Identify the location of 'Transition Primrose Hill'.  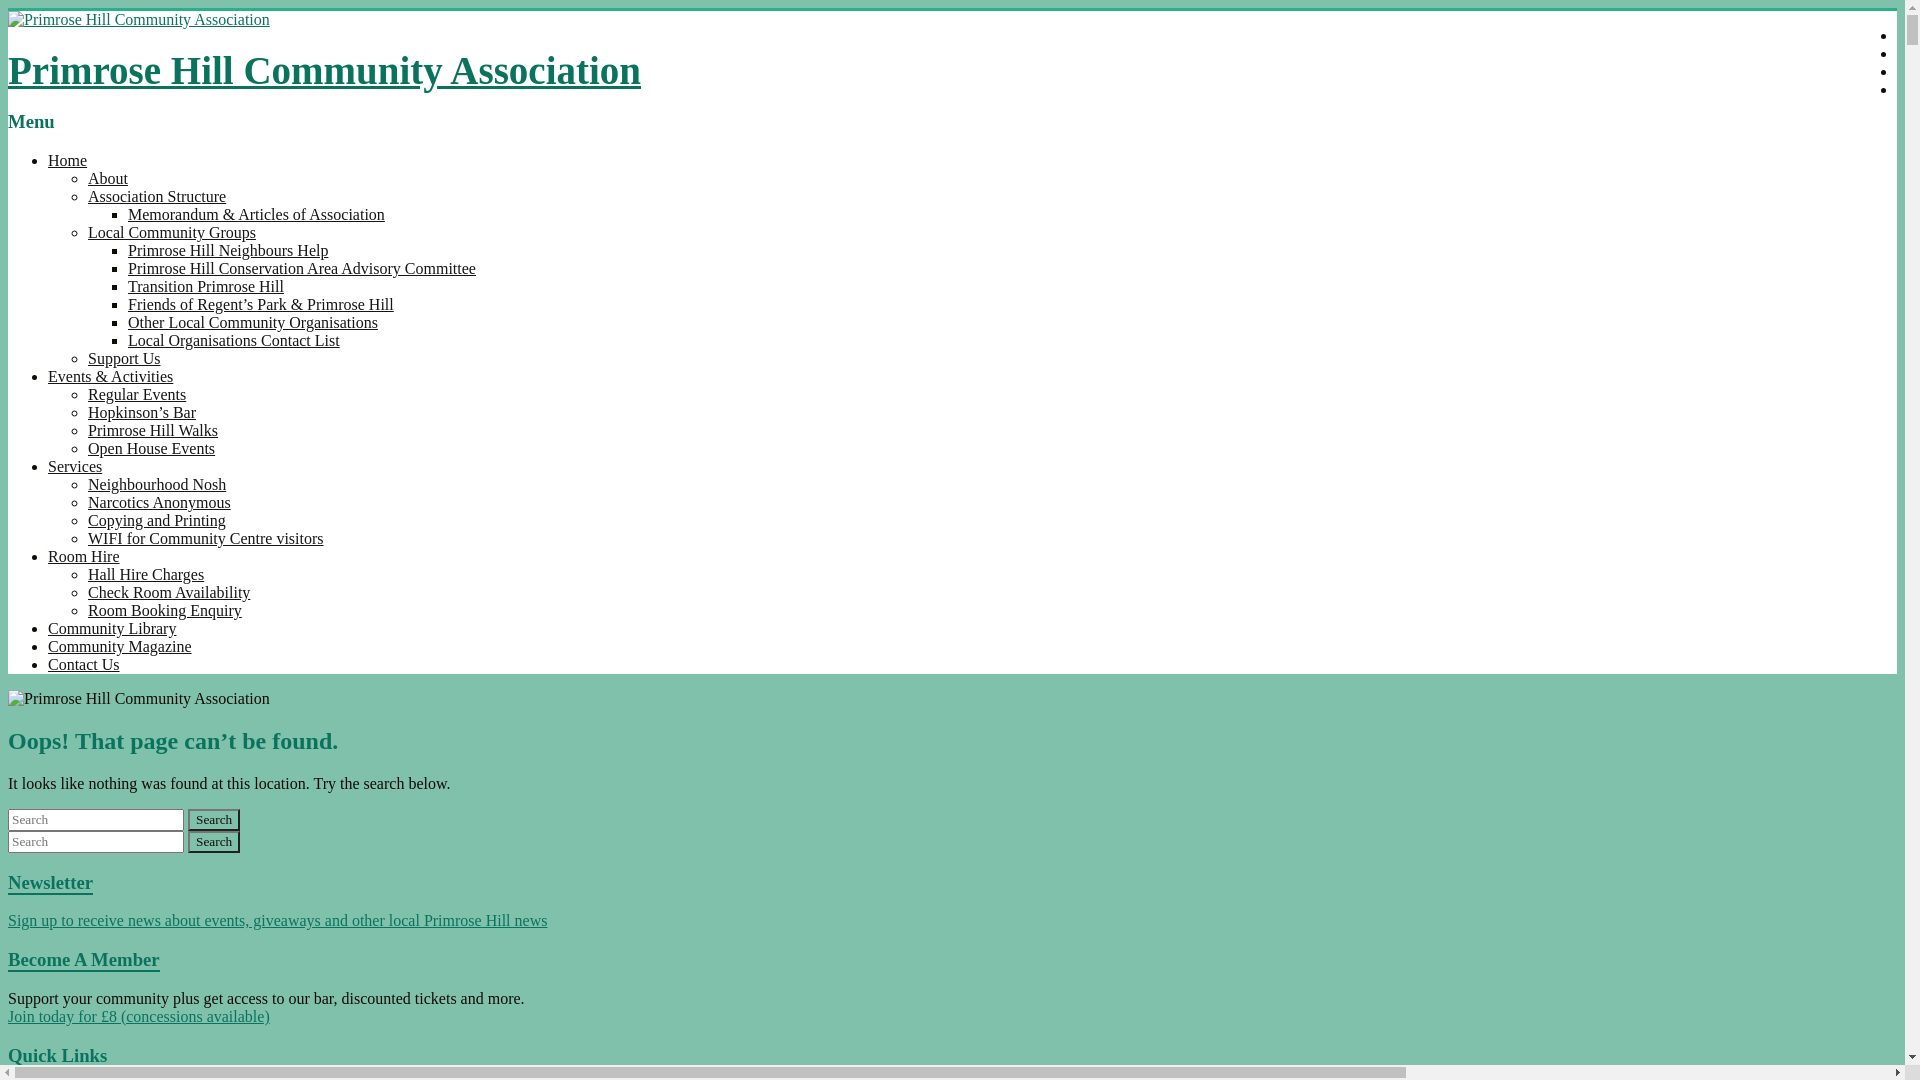
(127, 286).